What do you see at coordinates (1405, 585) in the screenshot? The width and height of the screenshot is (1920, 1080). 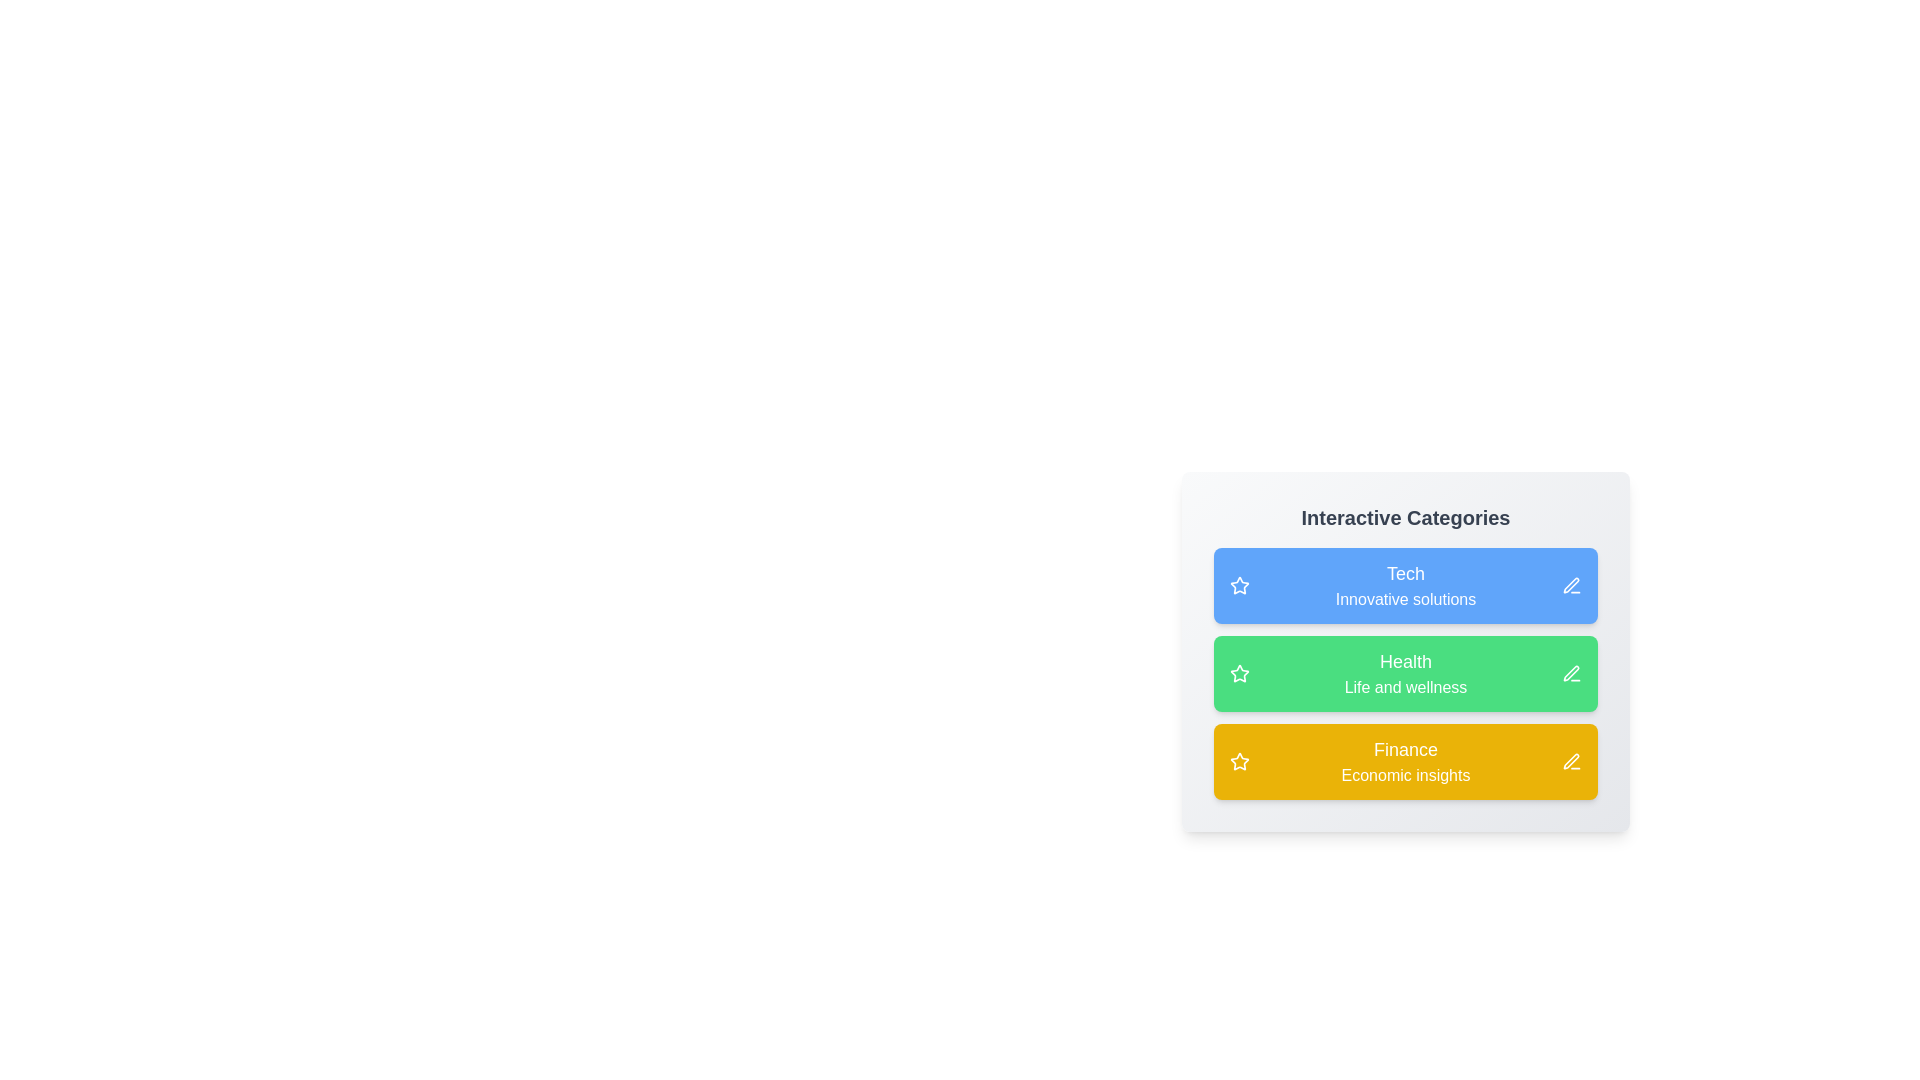 I see `the category Tech to toggle its active state` at bounding box center [1405, 585].